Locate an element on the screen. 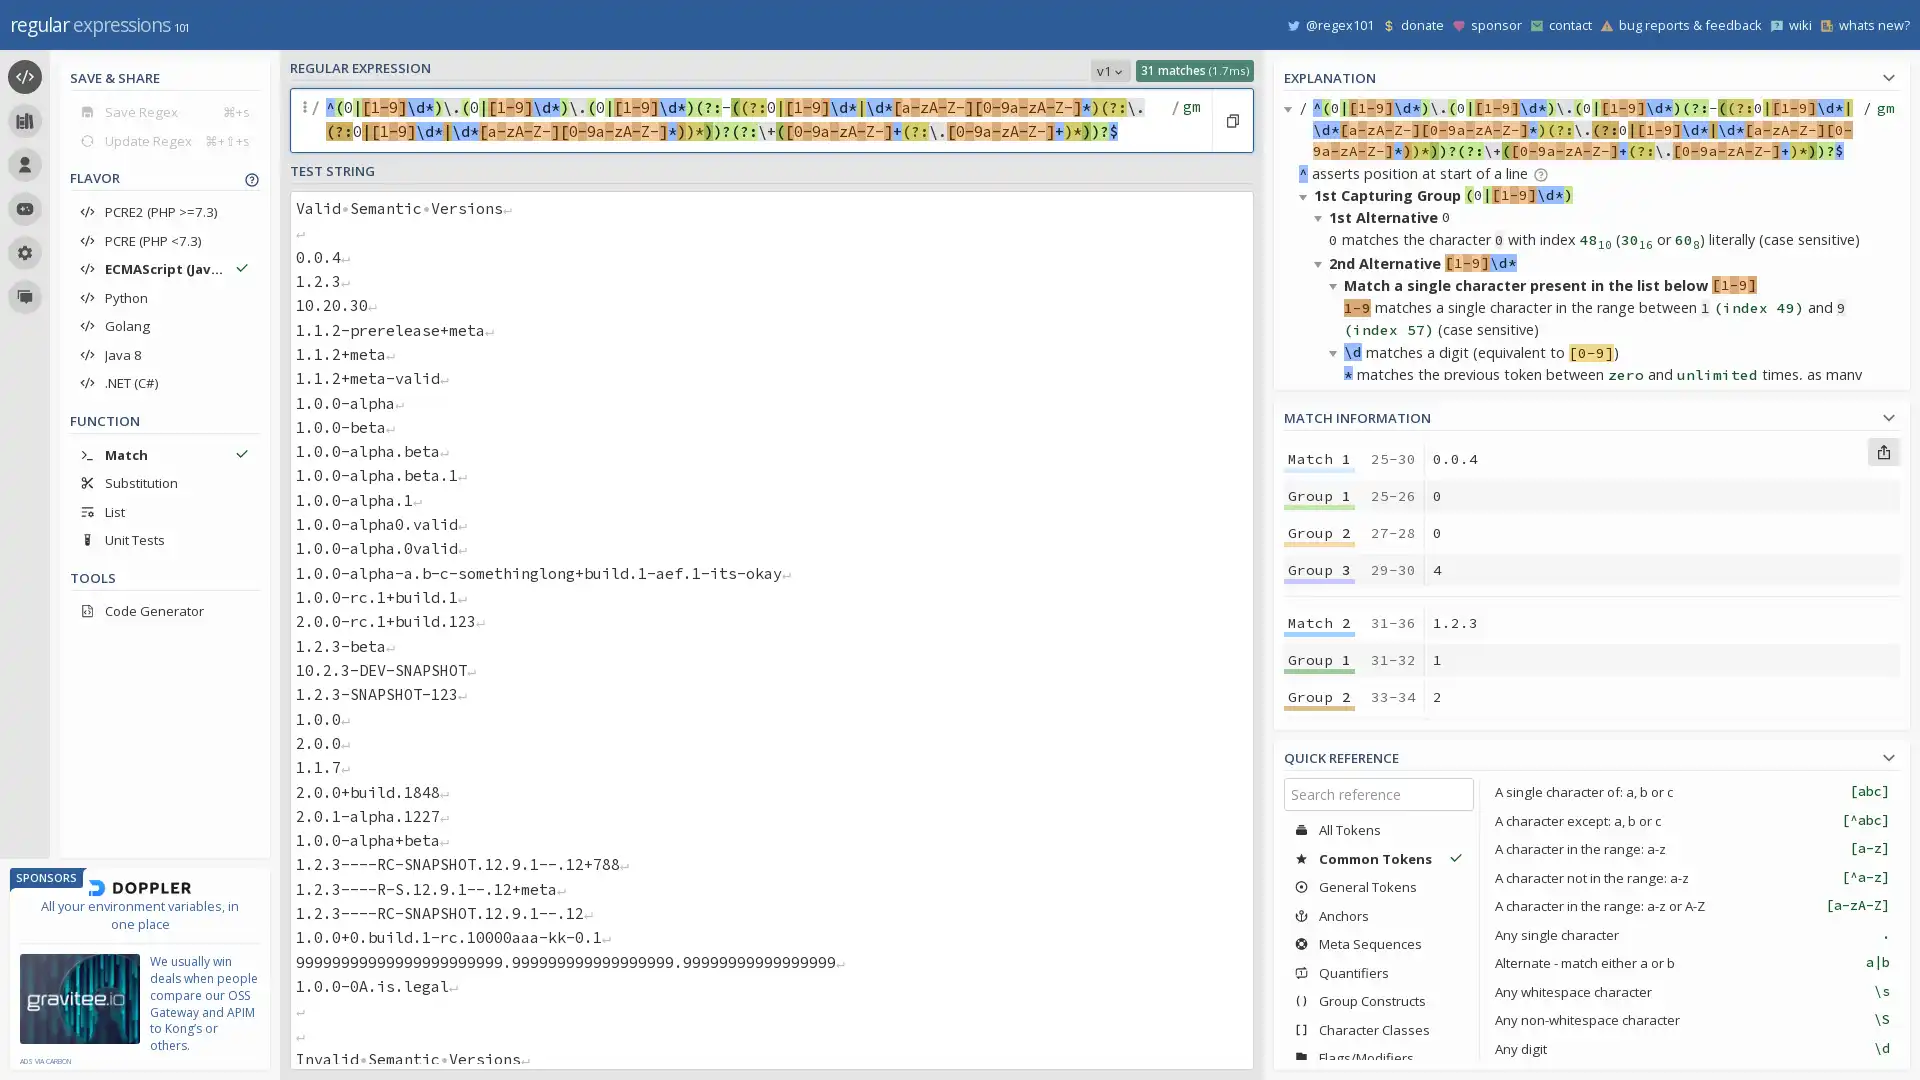 This screenshot has height=1080, width=1920. Match 3 is located at coordinates (1319, 785).